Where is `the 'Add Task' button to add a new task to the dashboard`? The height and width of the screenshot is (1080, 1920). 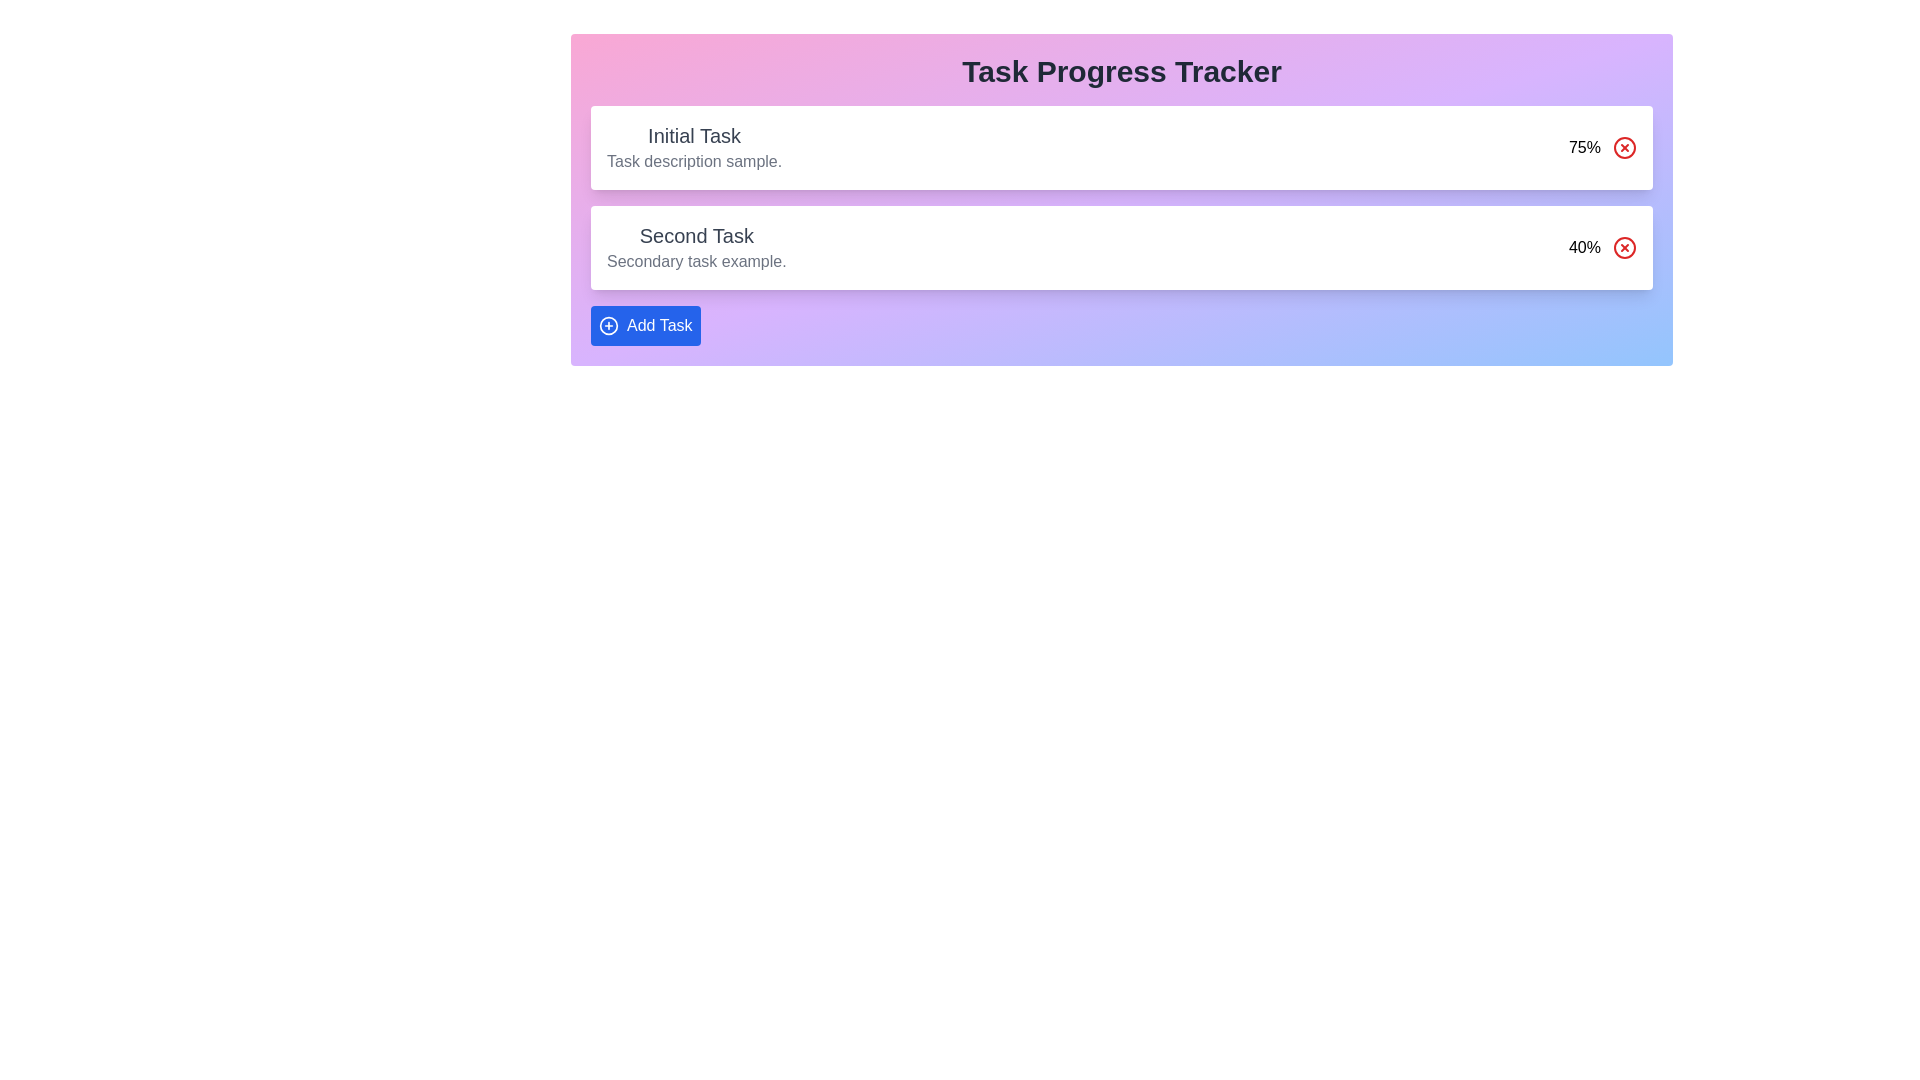
the 'Add Task' button to add a new task to the dashboard is located at coordinates (644, 325).